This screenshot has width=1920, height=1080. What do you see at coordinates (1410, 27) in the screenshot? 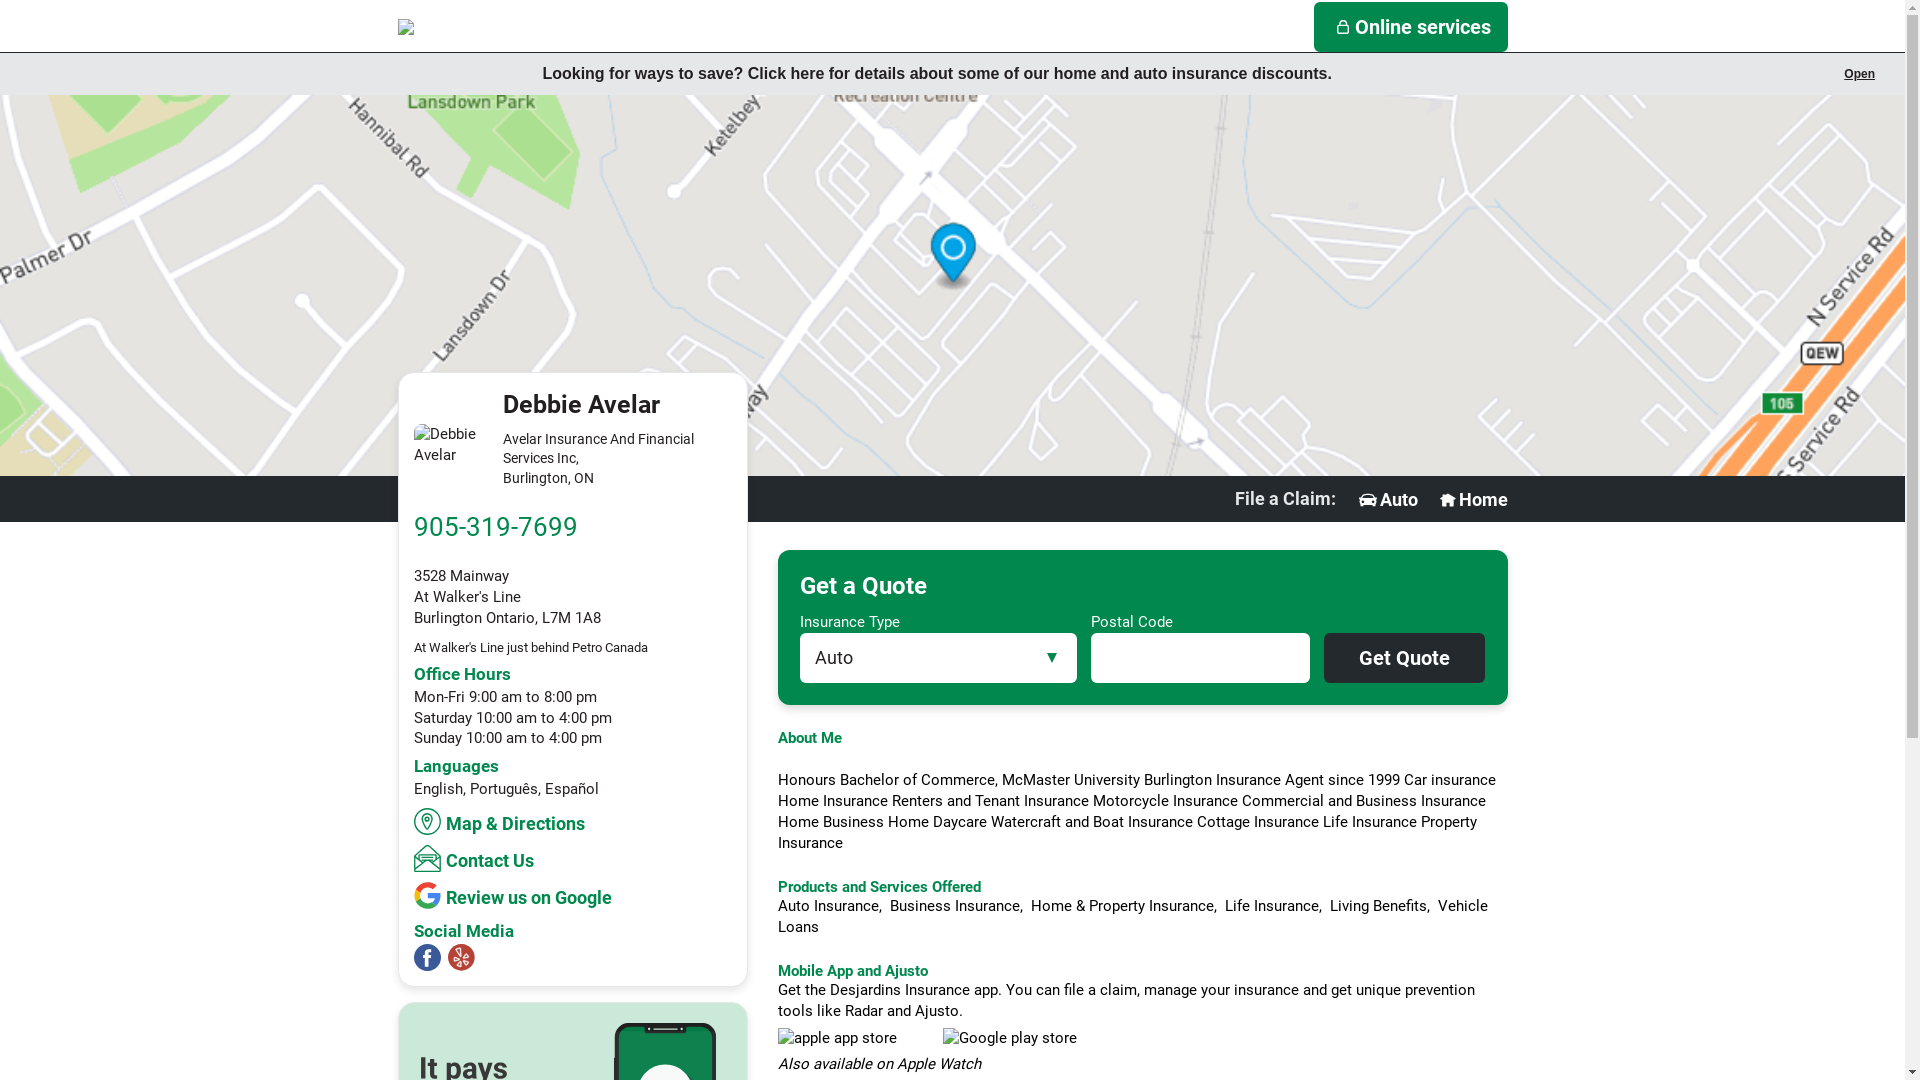
I see `'Online services'` at bounding box center [1410, 27].